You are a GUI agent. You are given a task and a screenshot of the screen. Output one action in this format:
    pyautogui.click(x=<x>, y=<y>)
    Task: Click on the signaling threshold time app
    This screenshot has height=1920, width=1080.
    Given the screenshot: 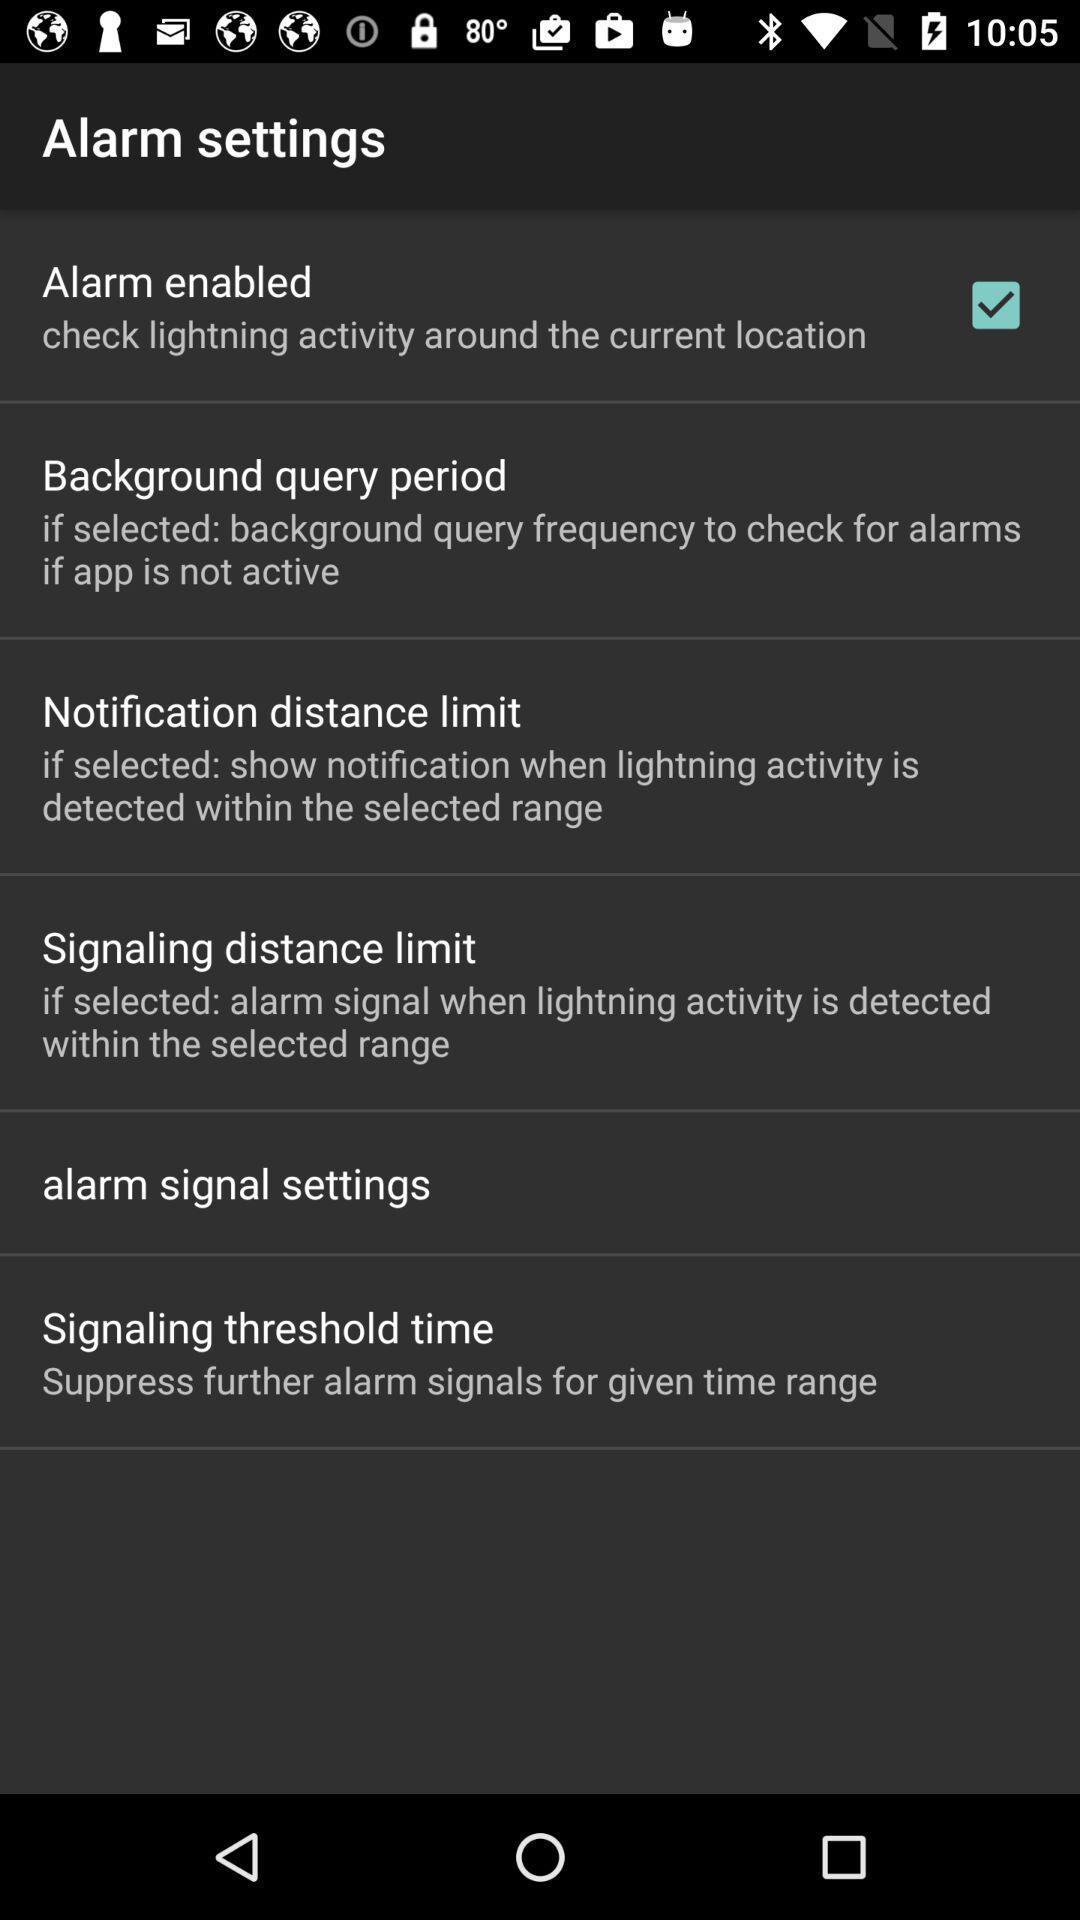 What is the action you would take?
    pyautogui.click(x=267, y=1326)
    